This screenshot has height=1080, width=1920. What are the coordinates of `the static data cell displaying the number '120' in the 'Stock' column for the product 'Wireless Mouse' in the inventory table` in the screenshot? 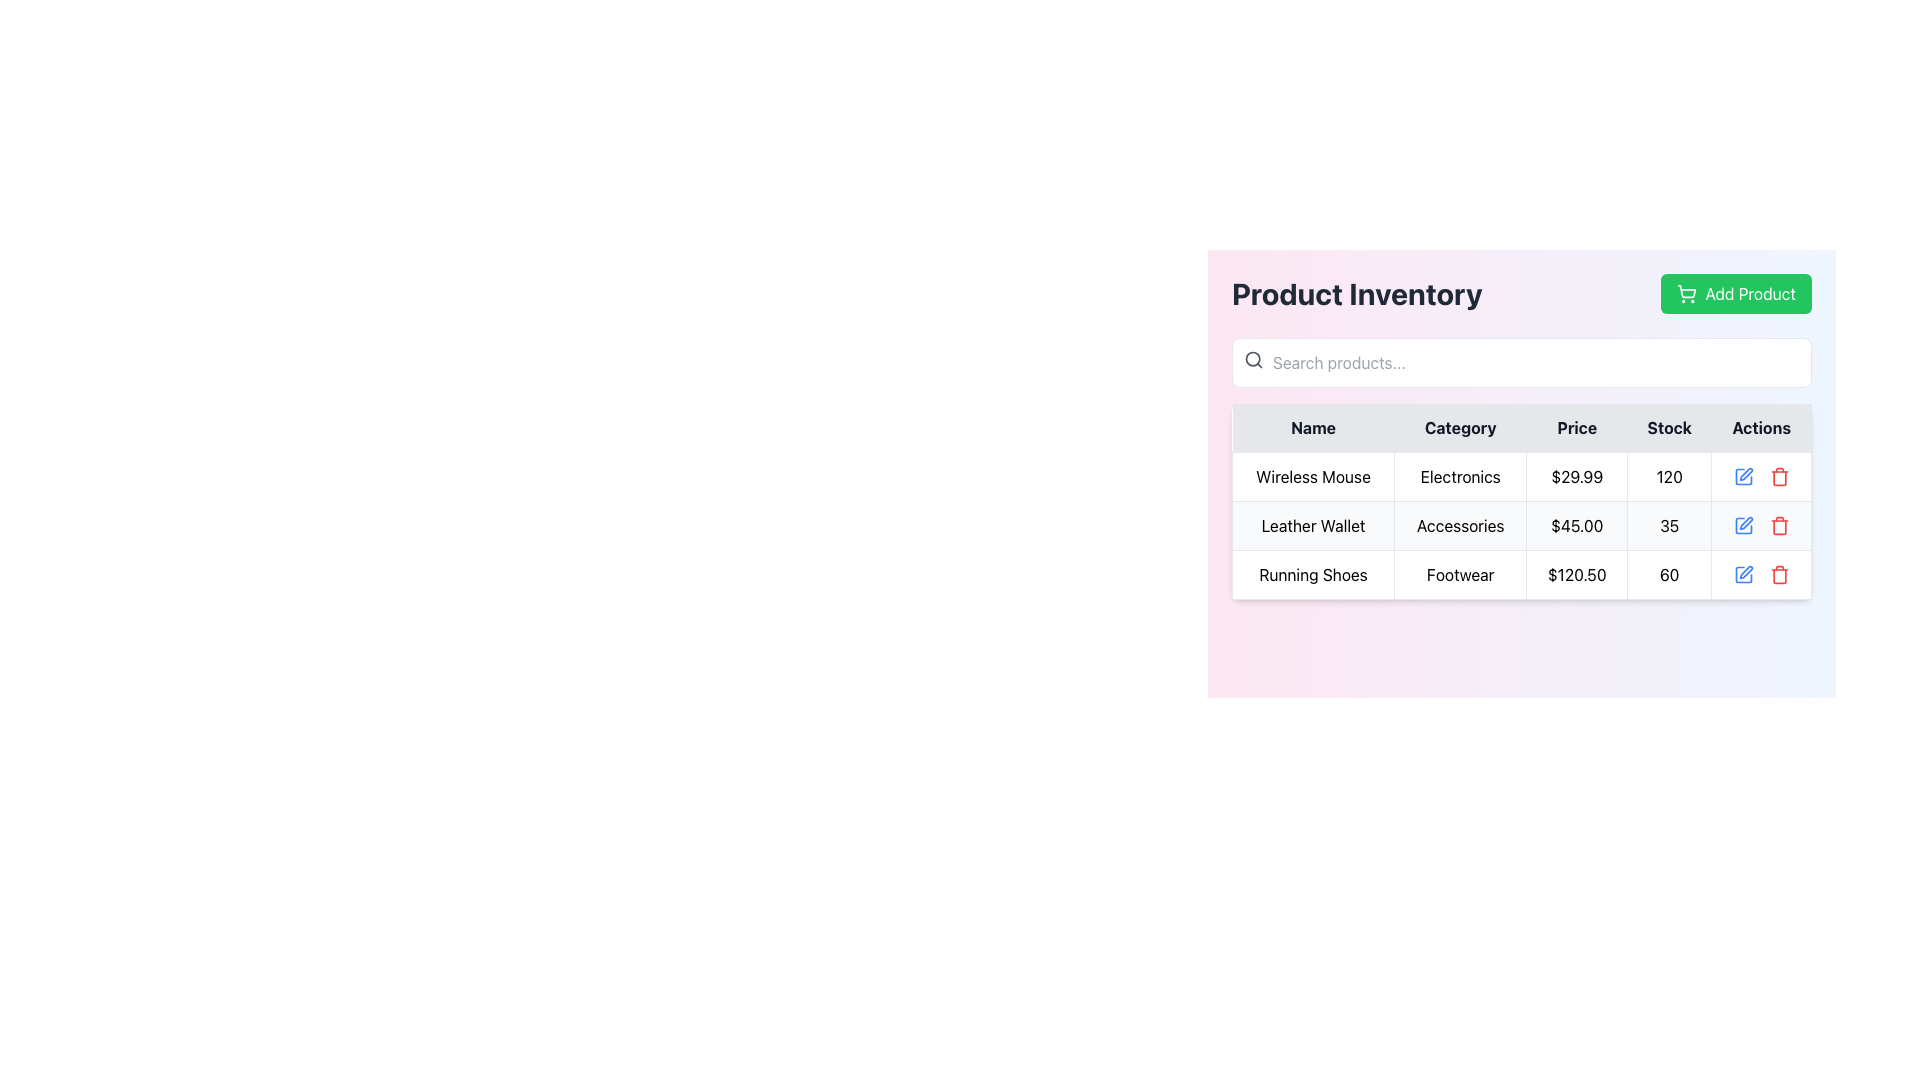 It's located at (1669, 477).